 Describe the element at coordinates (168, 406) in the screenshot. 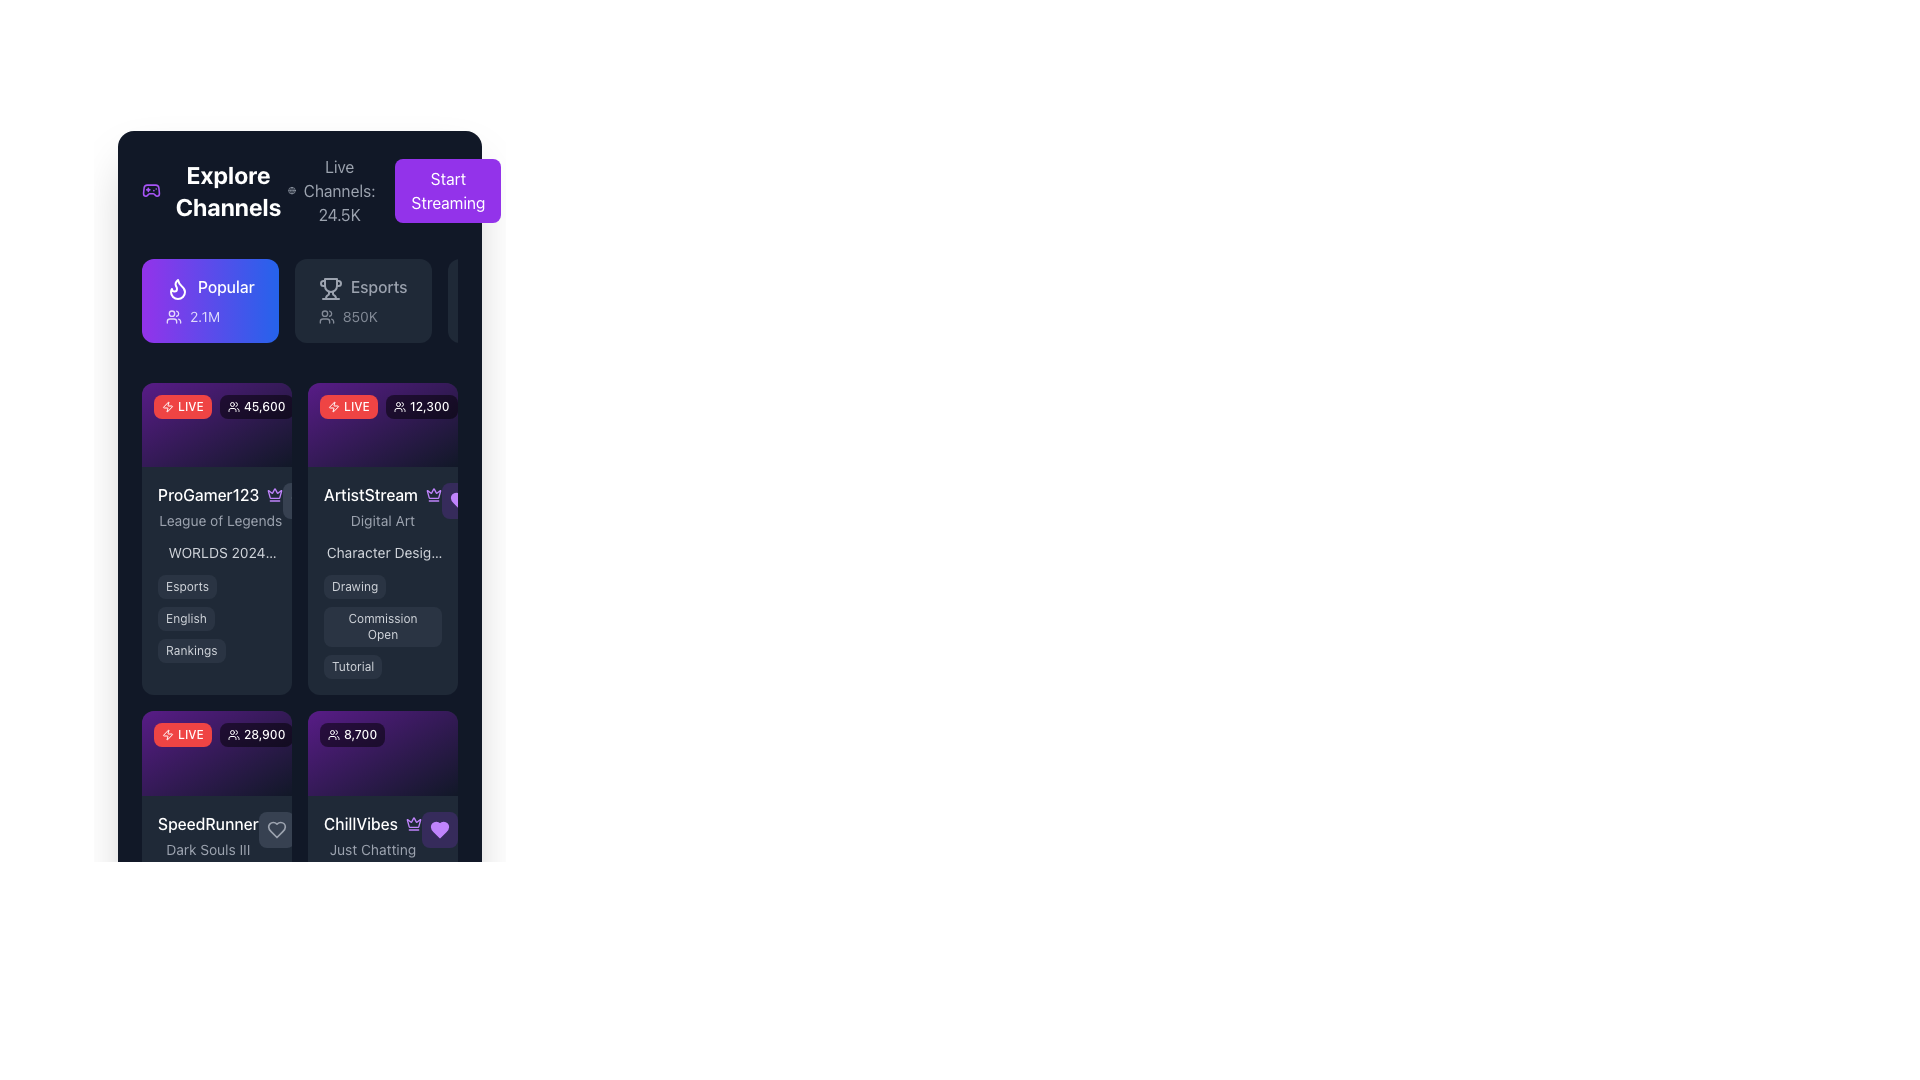

I see `the 'LIVE' badge icon located at the top left of the card component` at that location.